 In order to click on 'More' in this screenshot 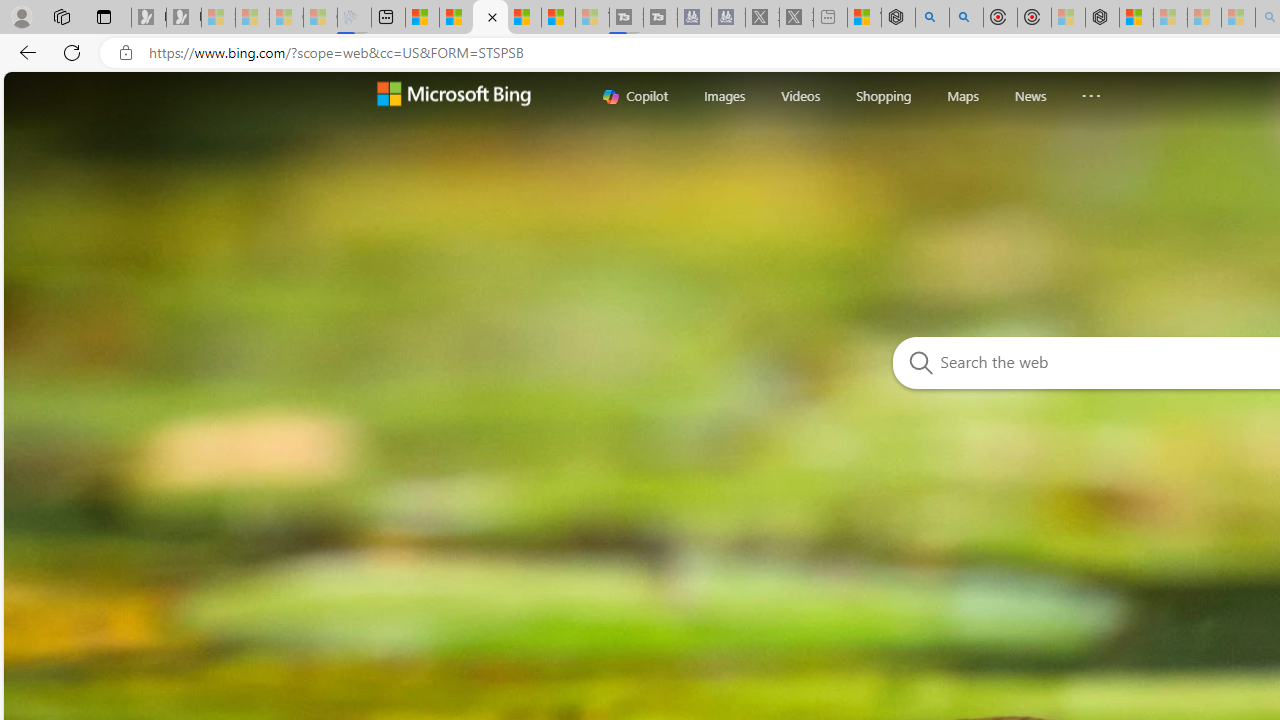, I will do `click(1090, 91)`.